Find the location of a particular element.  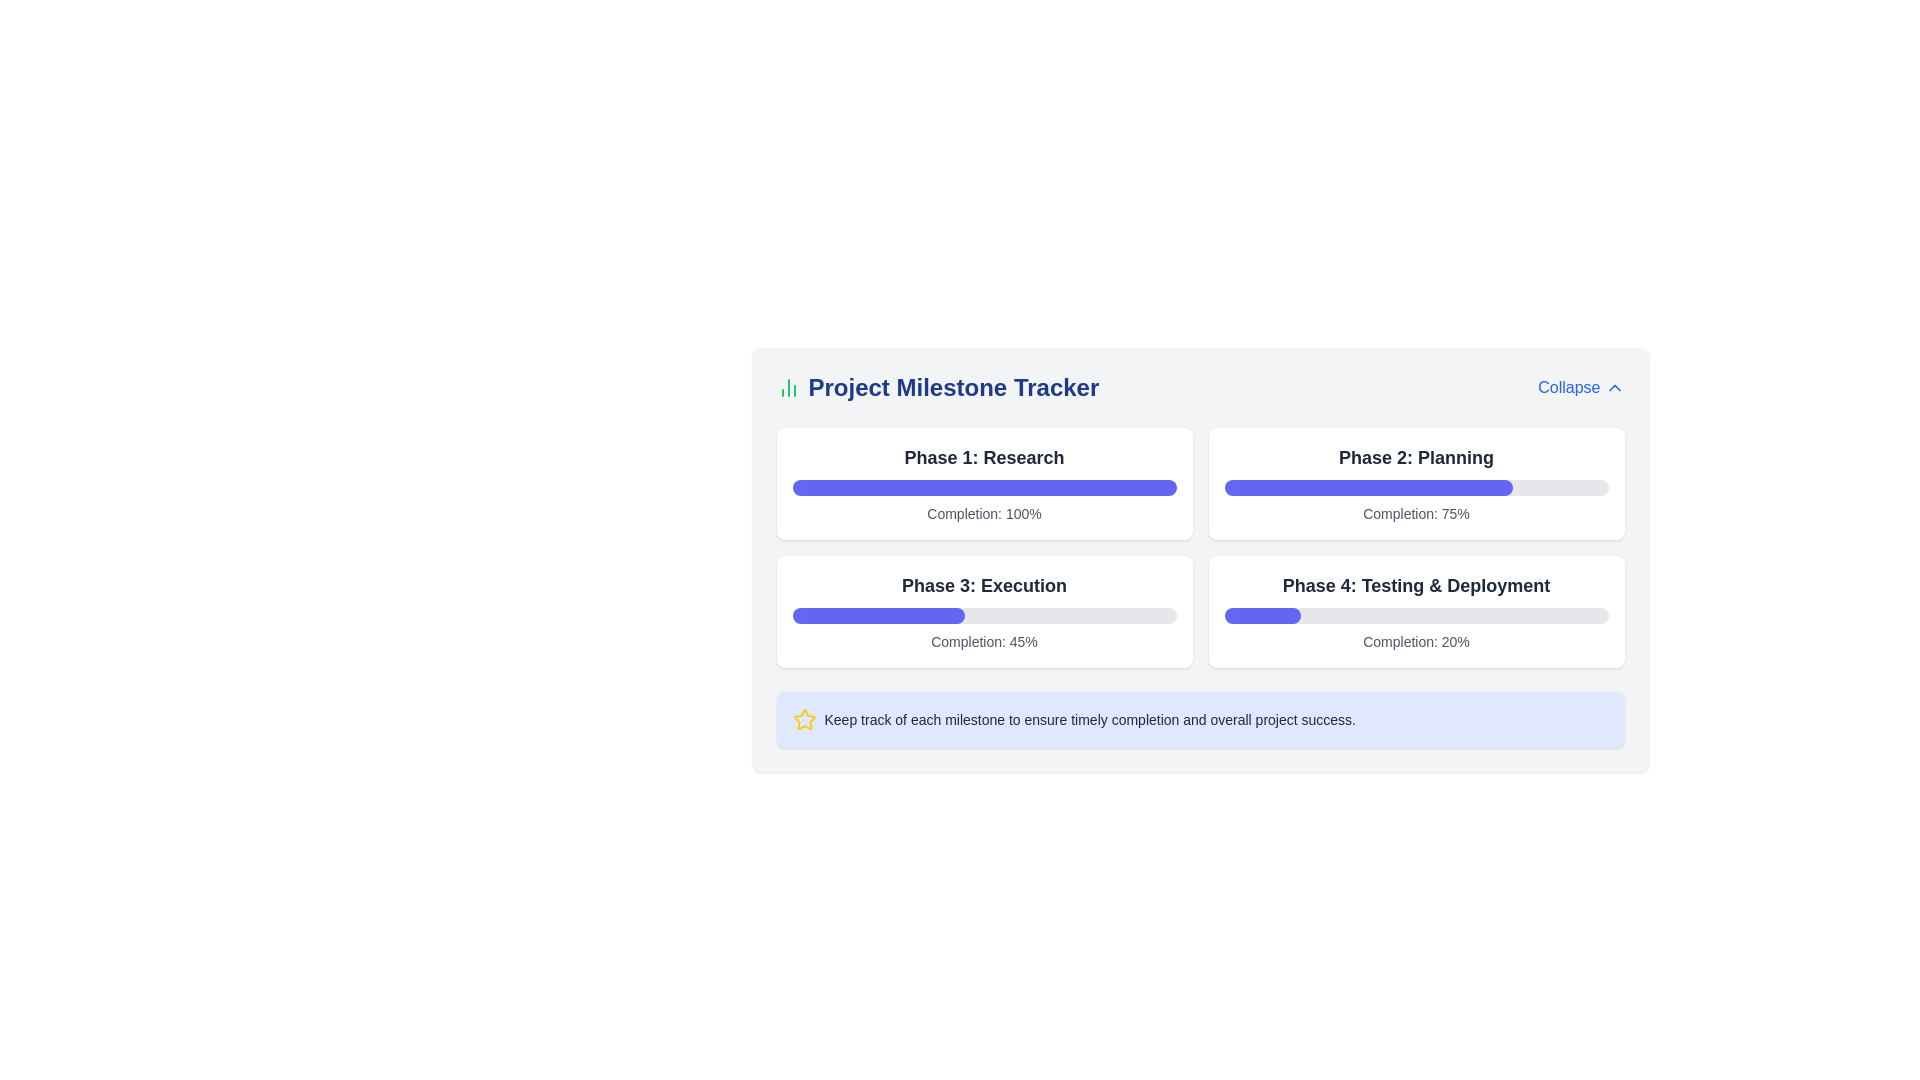

the progress visually on the horizontal progress bar indicating 75% completion situated in the 'Phase 2: Planning' panel is located at coordinates (1415, 488).